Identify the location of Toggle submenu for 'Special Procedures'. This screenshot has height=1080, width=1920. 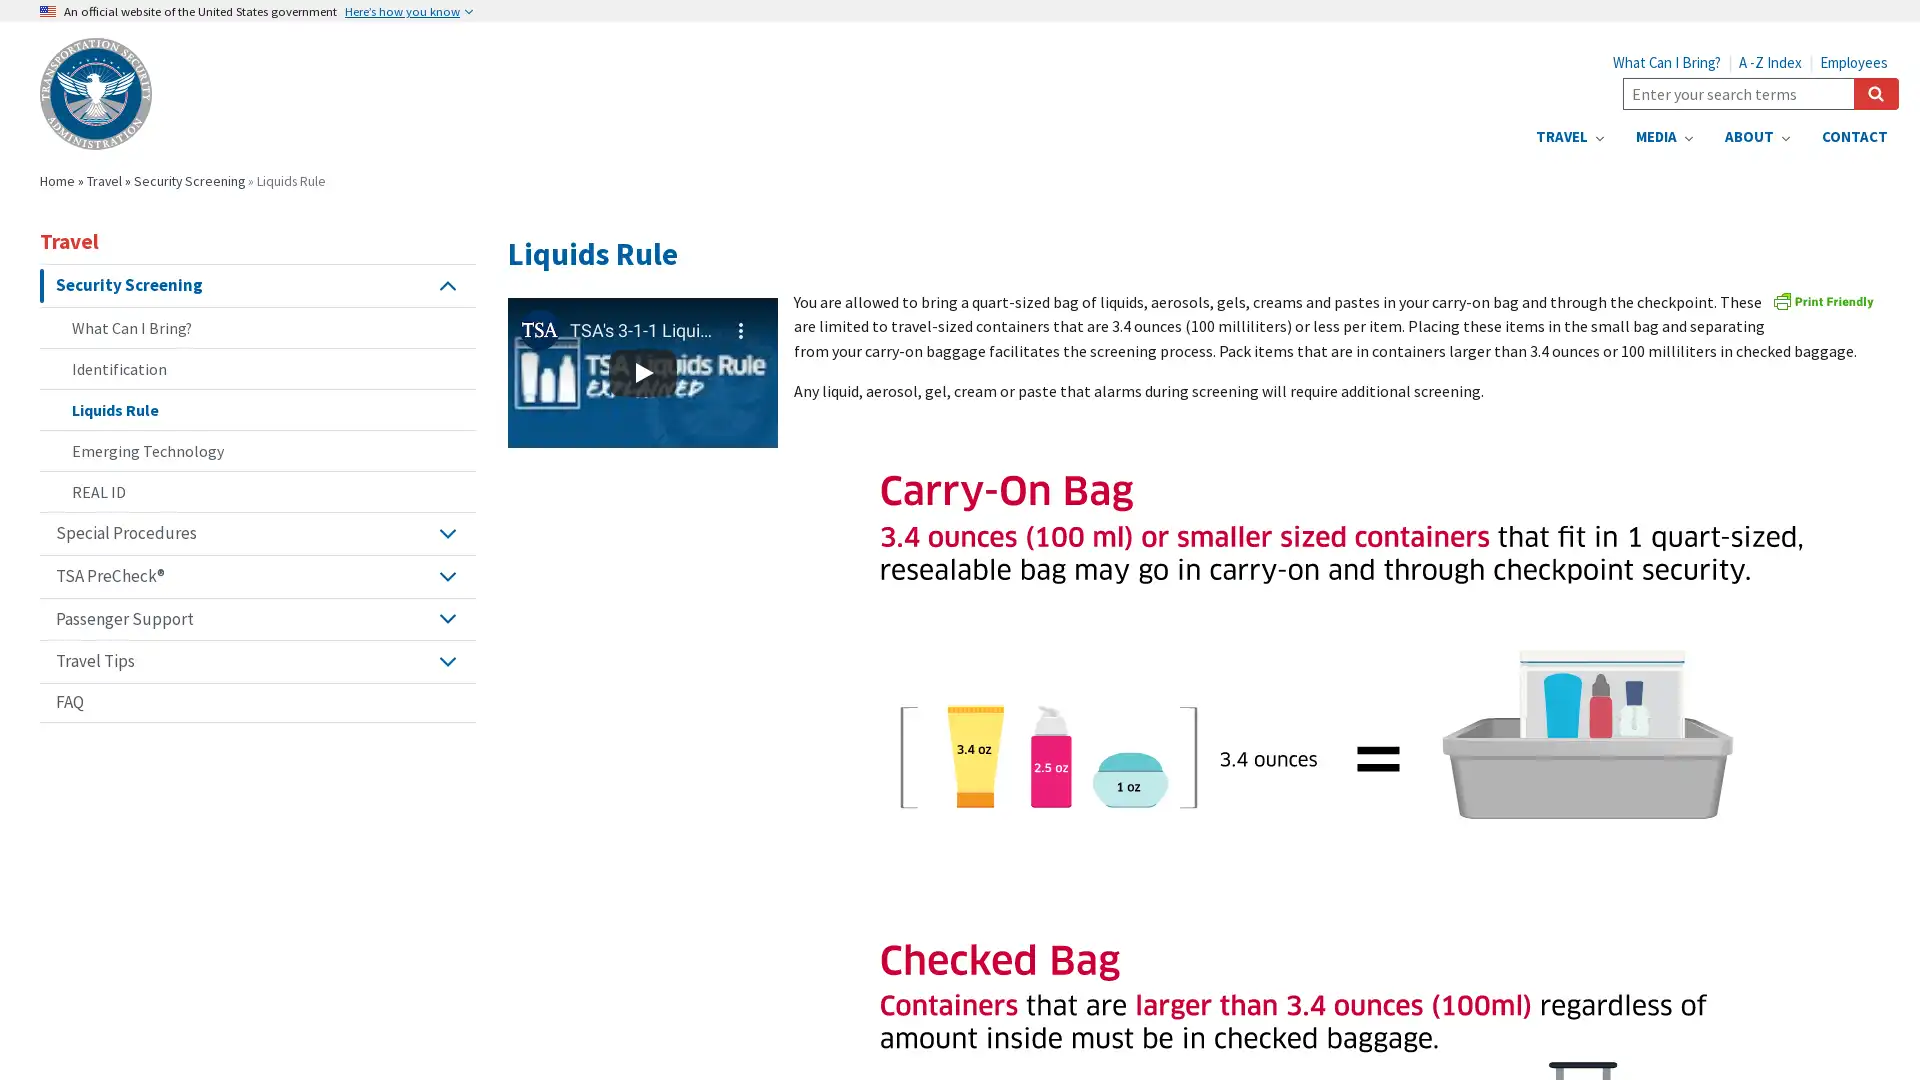
(446, 531).